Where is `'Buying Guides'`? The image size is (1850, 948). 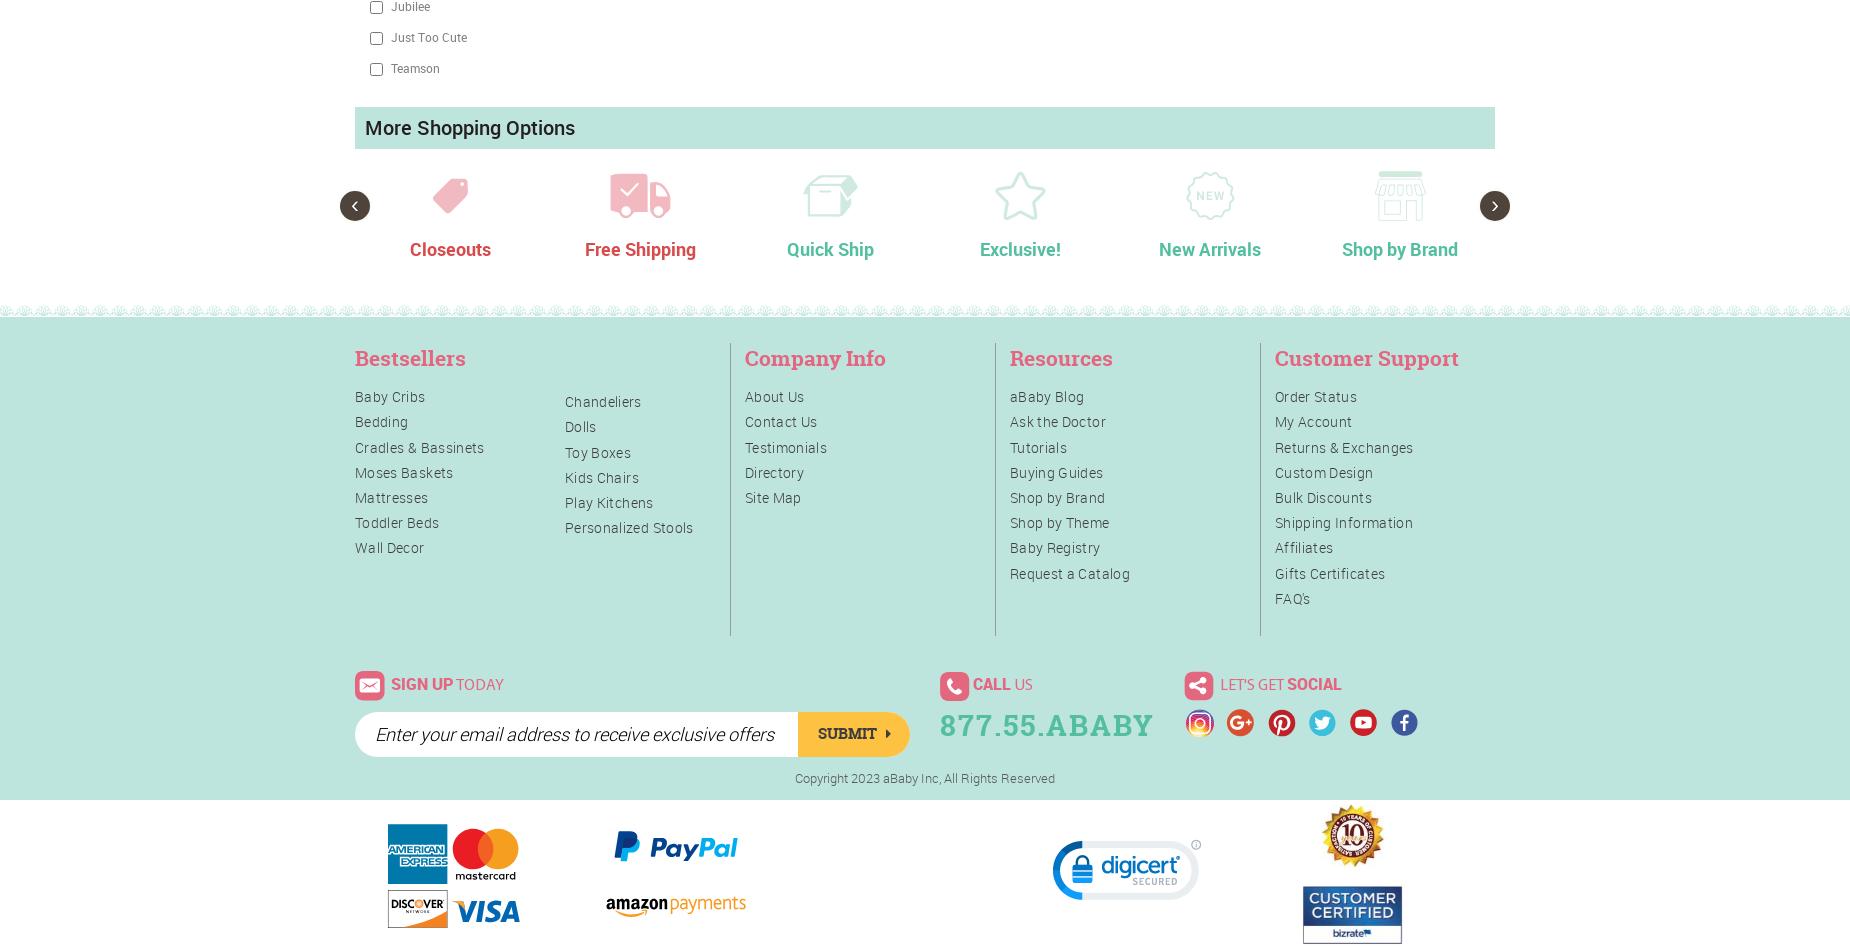 'Buying Guides' is located at coordinates (1054, 470).